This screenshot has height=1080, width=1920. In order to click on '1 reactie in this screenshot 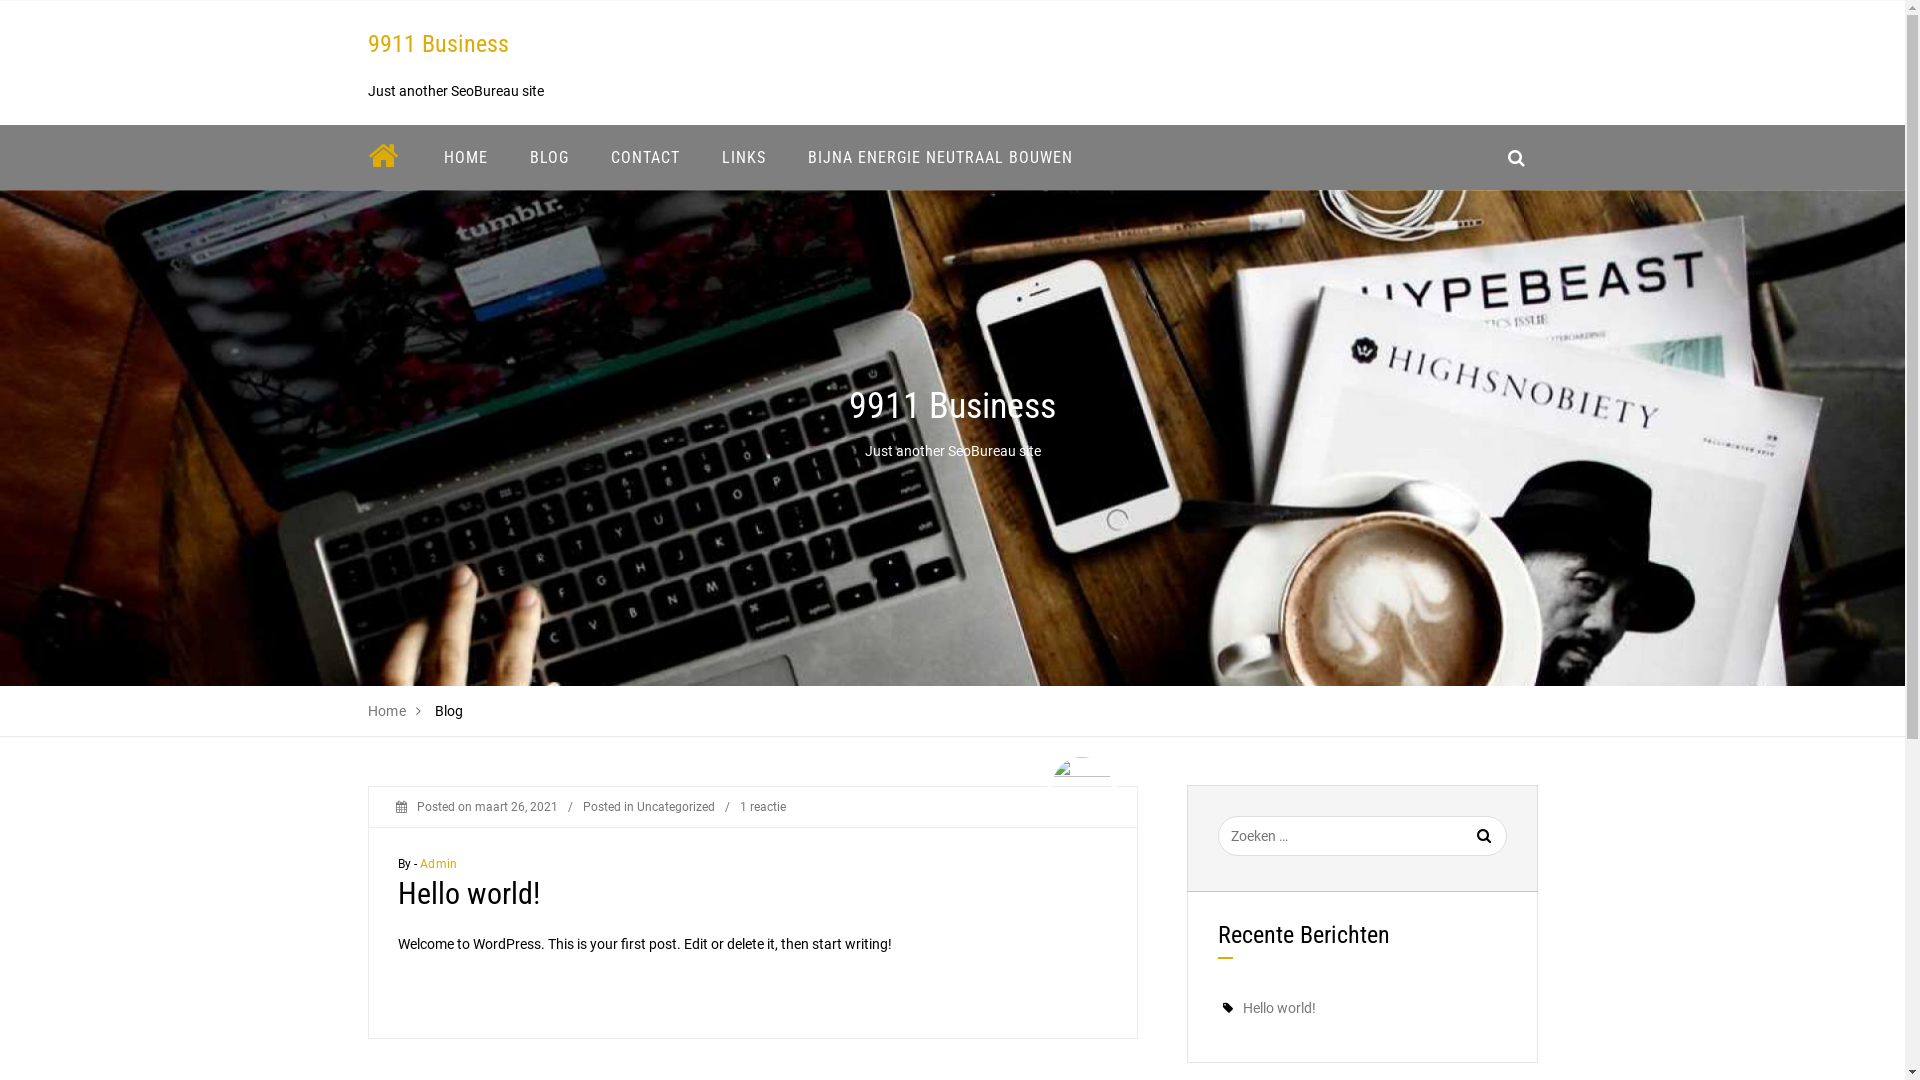, I will do `click(762, 805)`.